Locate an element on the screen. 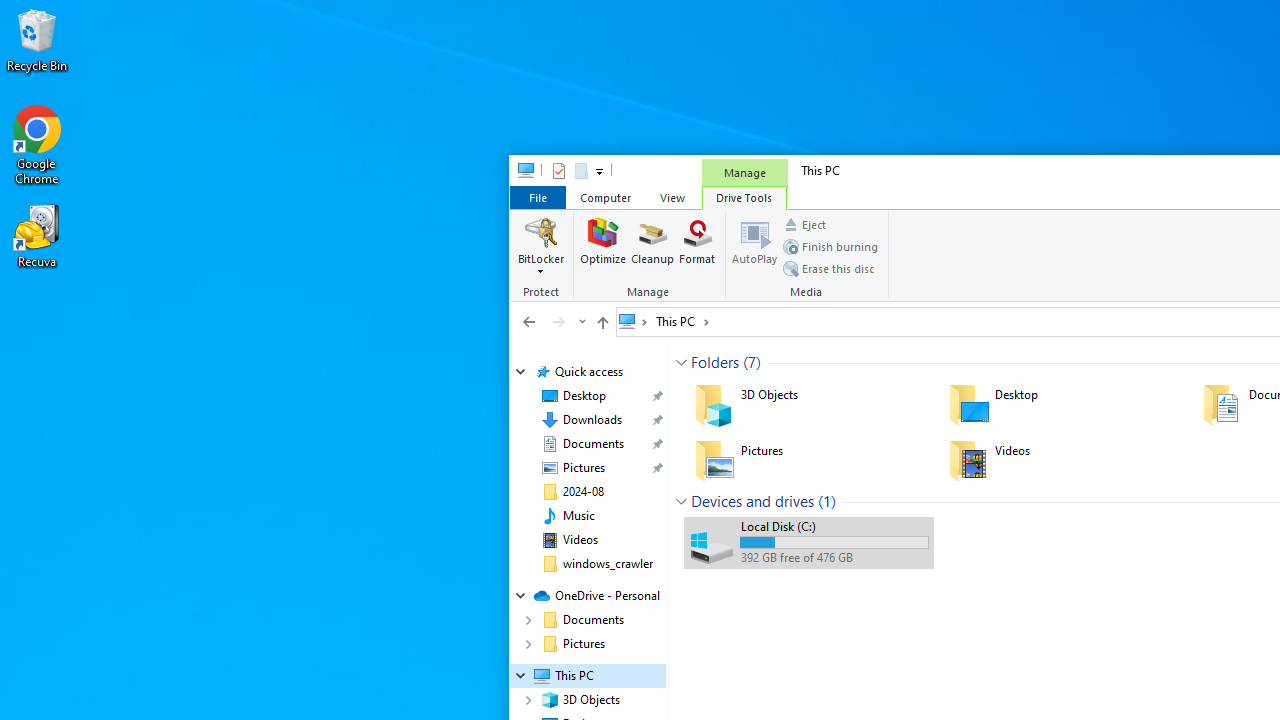 This screenshot has width=1280, height=720. 'BitLocker' is located at coordinates (541, 245).